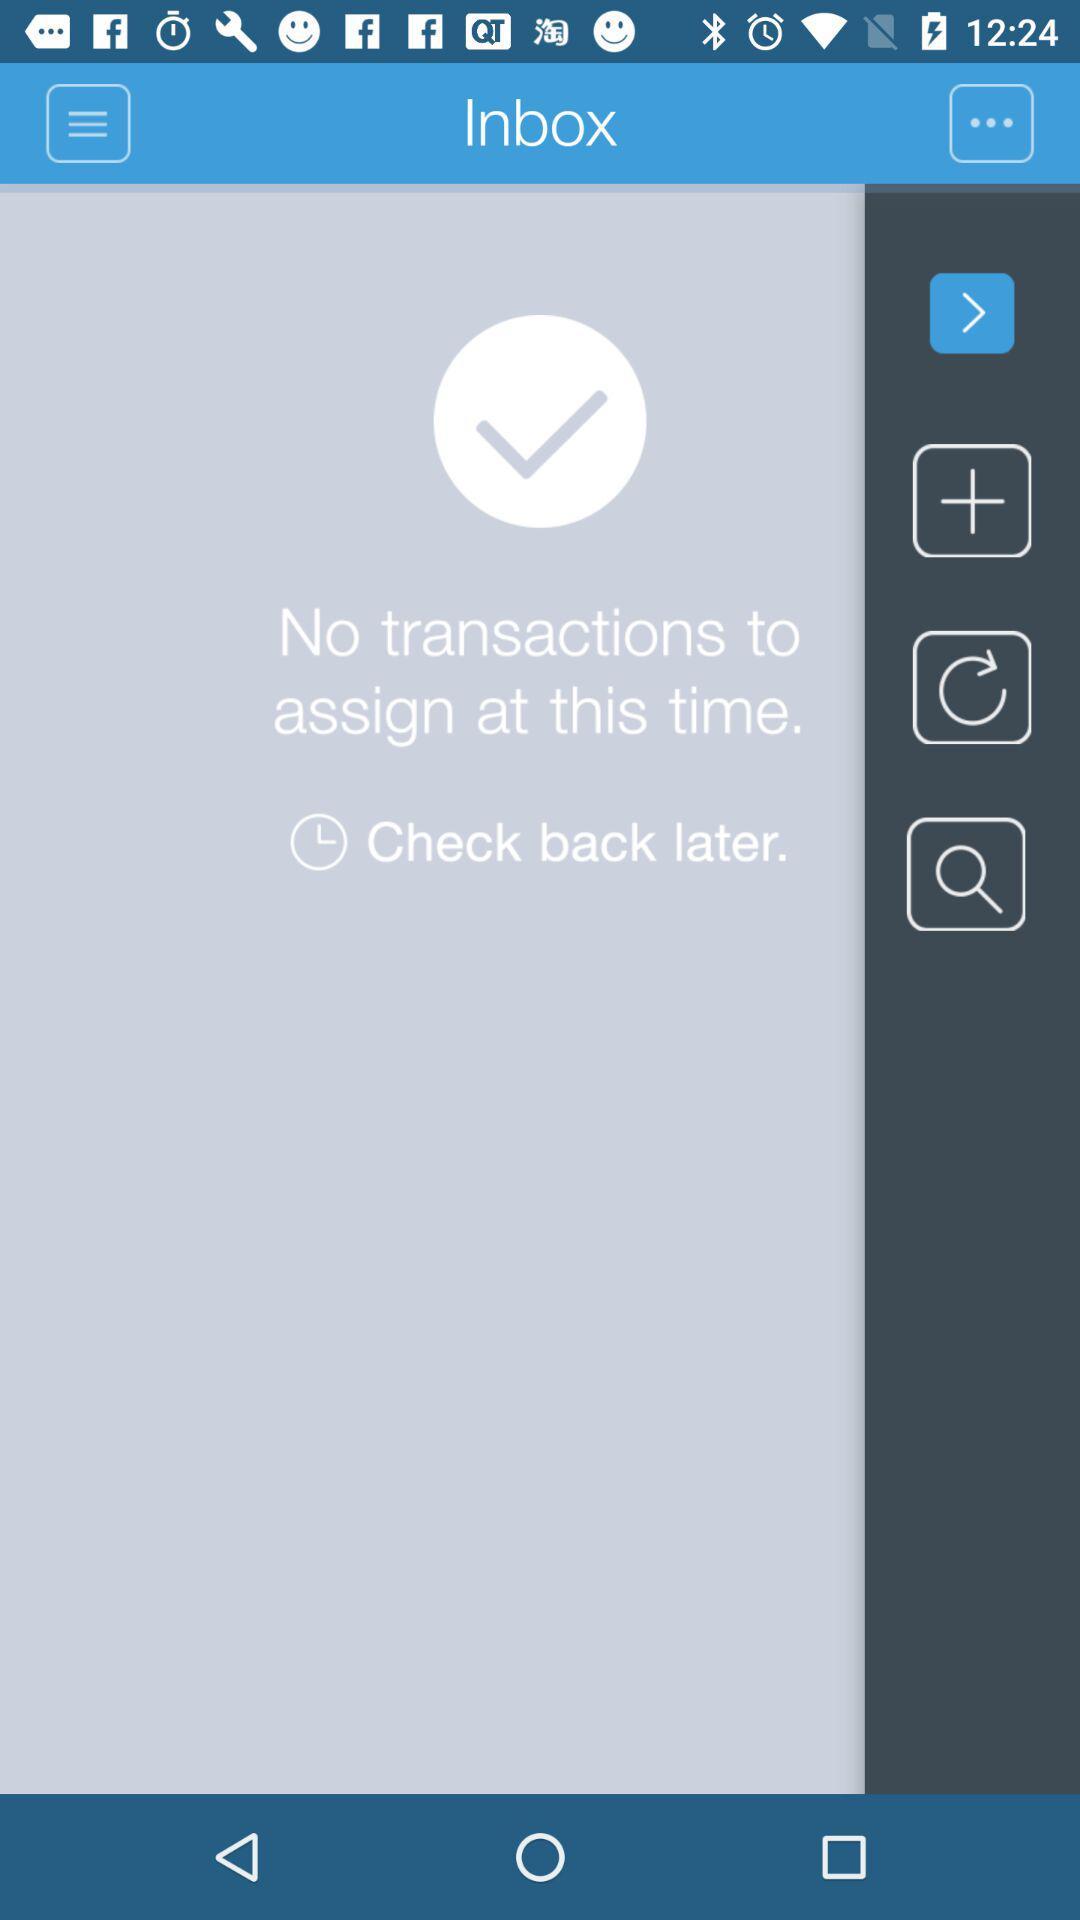  What do you see at coordinates (1014, 122) in the screenshot?
I see `the icon next to the inbox` at bounding box center [1014, 122].